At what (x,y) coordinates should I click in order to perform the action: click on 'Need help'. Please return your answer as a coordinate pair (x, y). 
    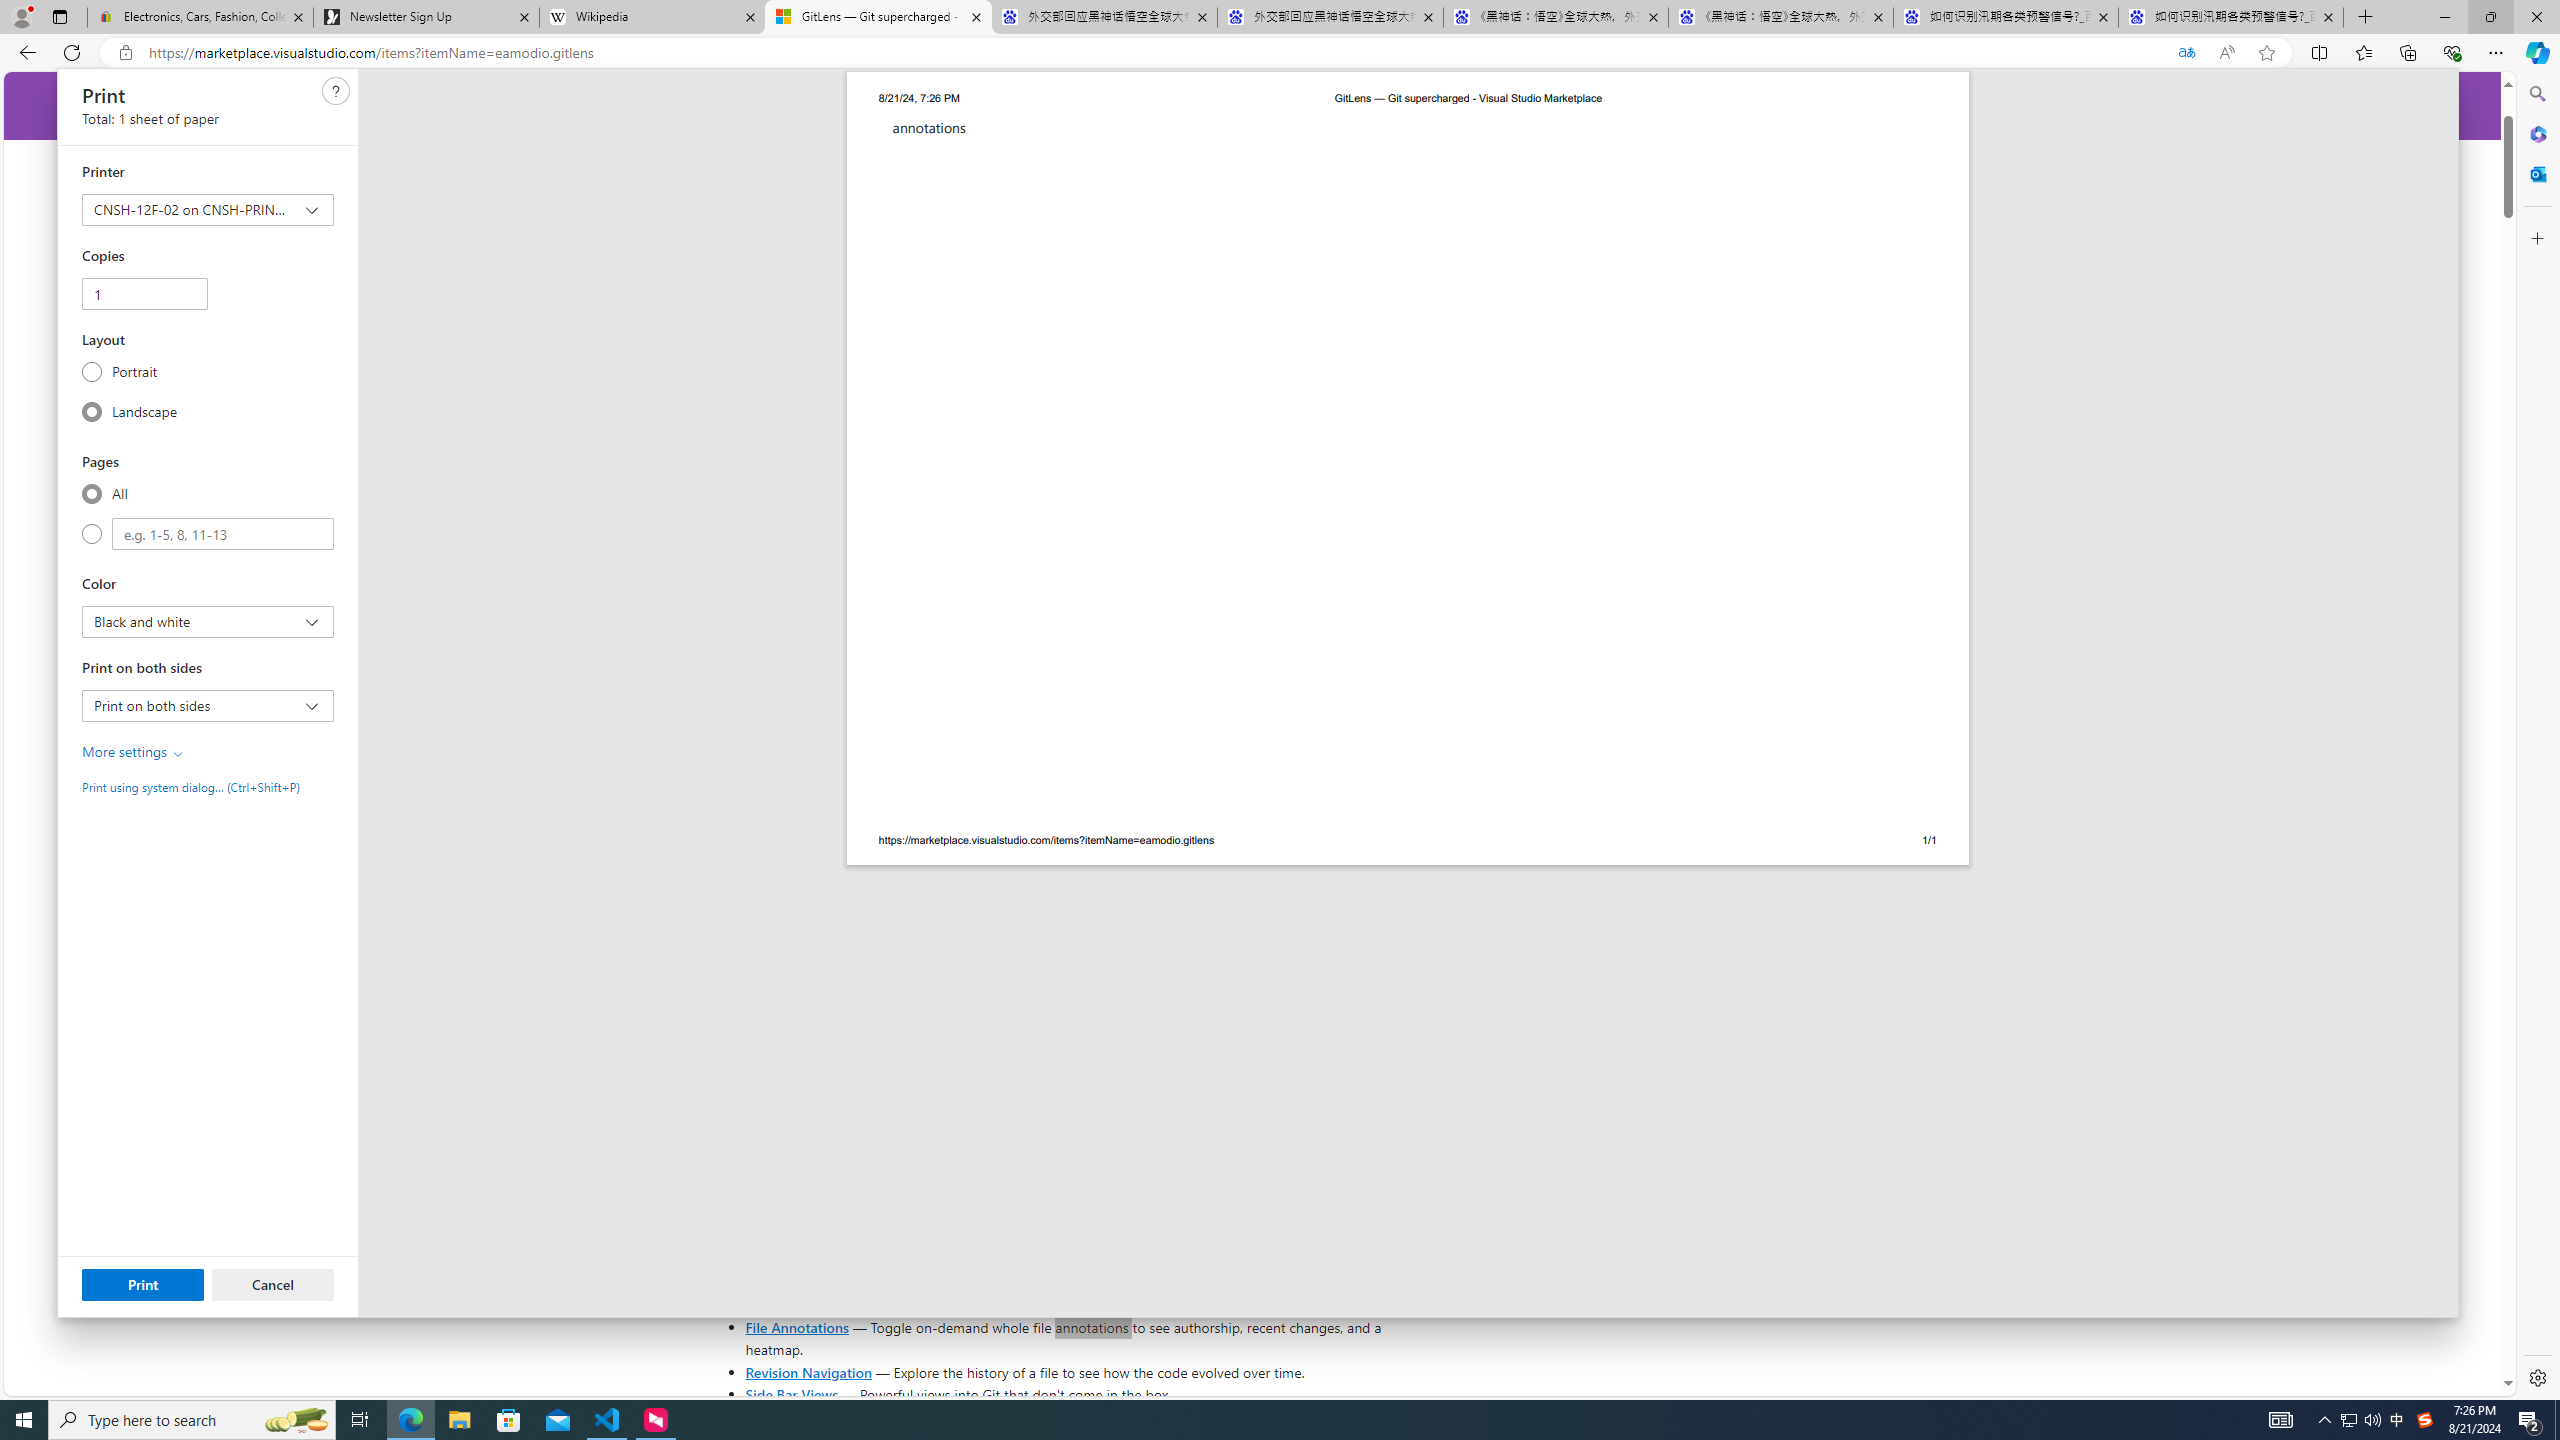
    Looking at the image, I should click on (335, 89).